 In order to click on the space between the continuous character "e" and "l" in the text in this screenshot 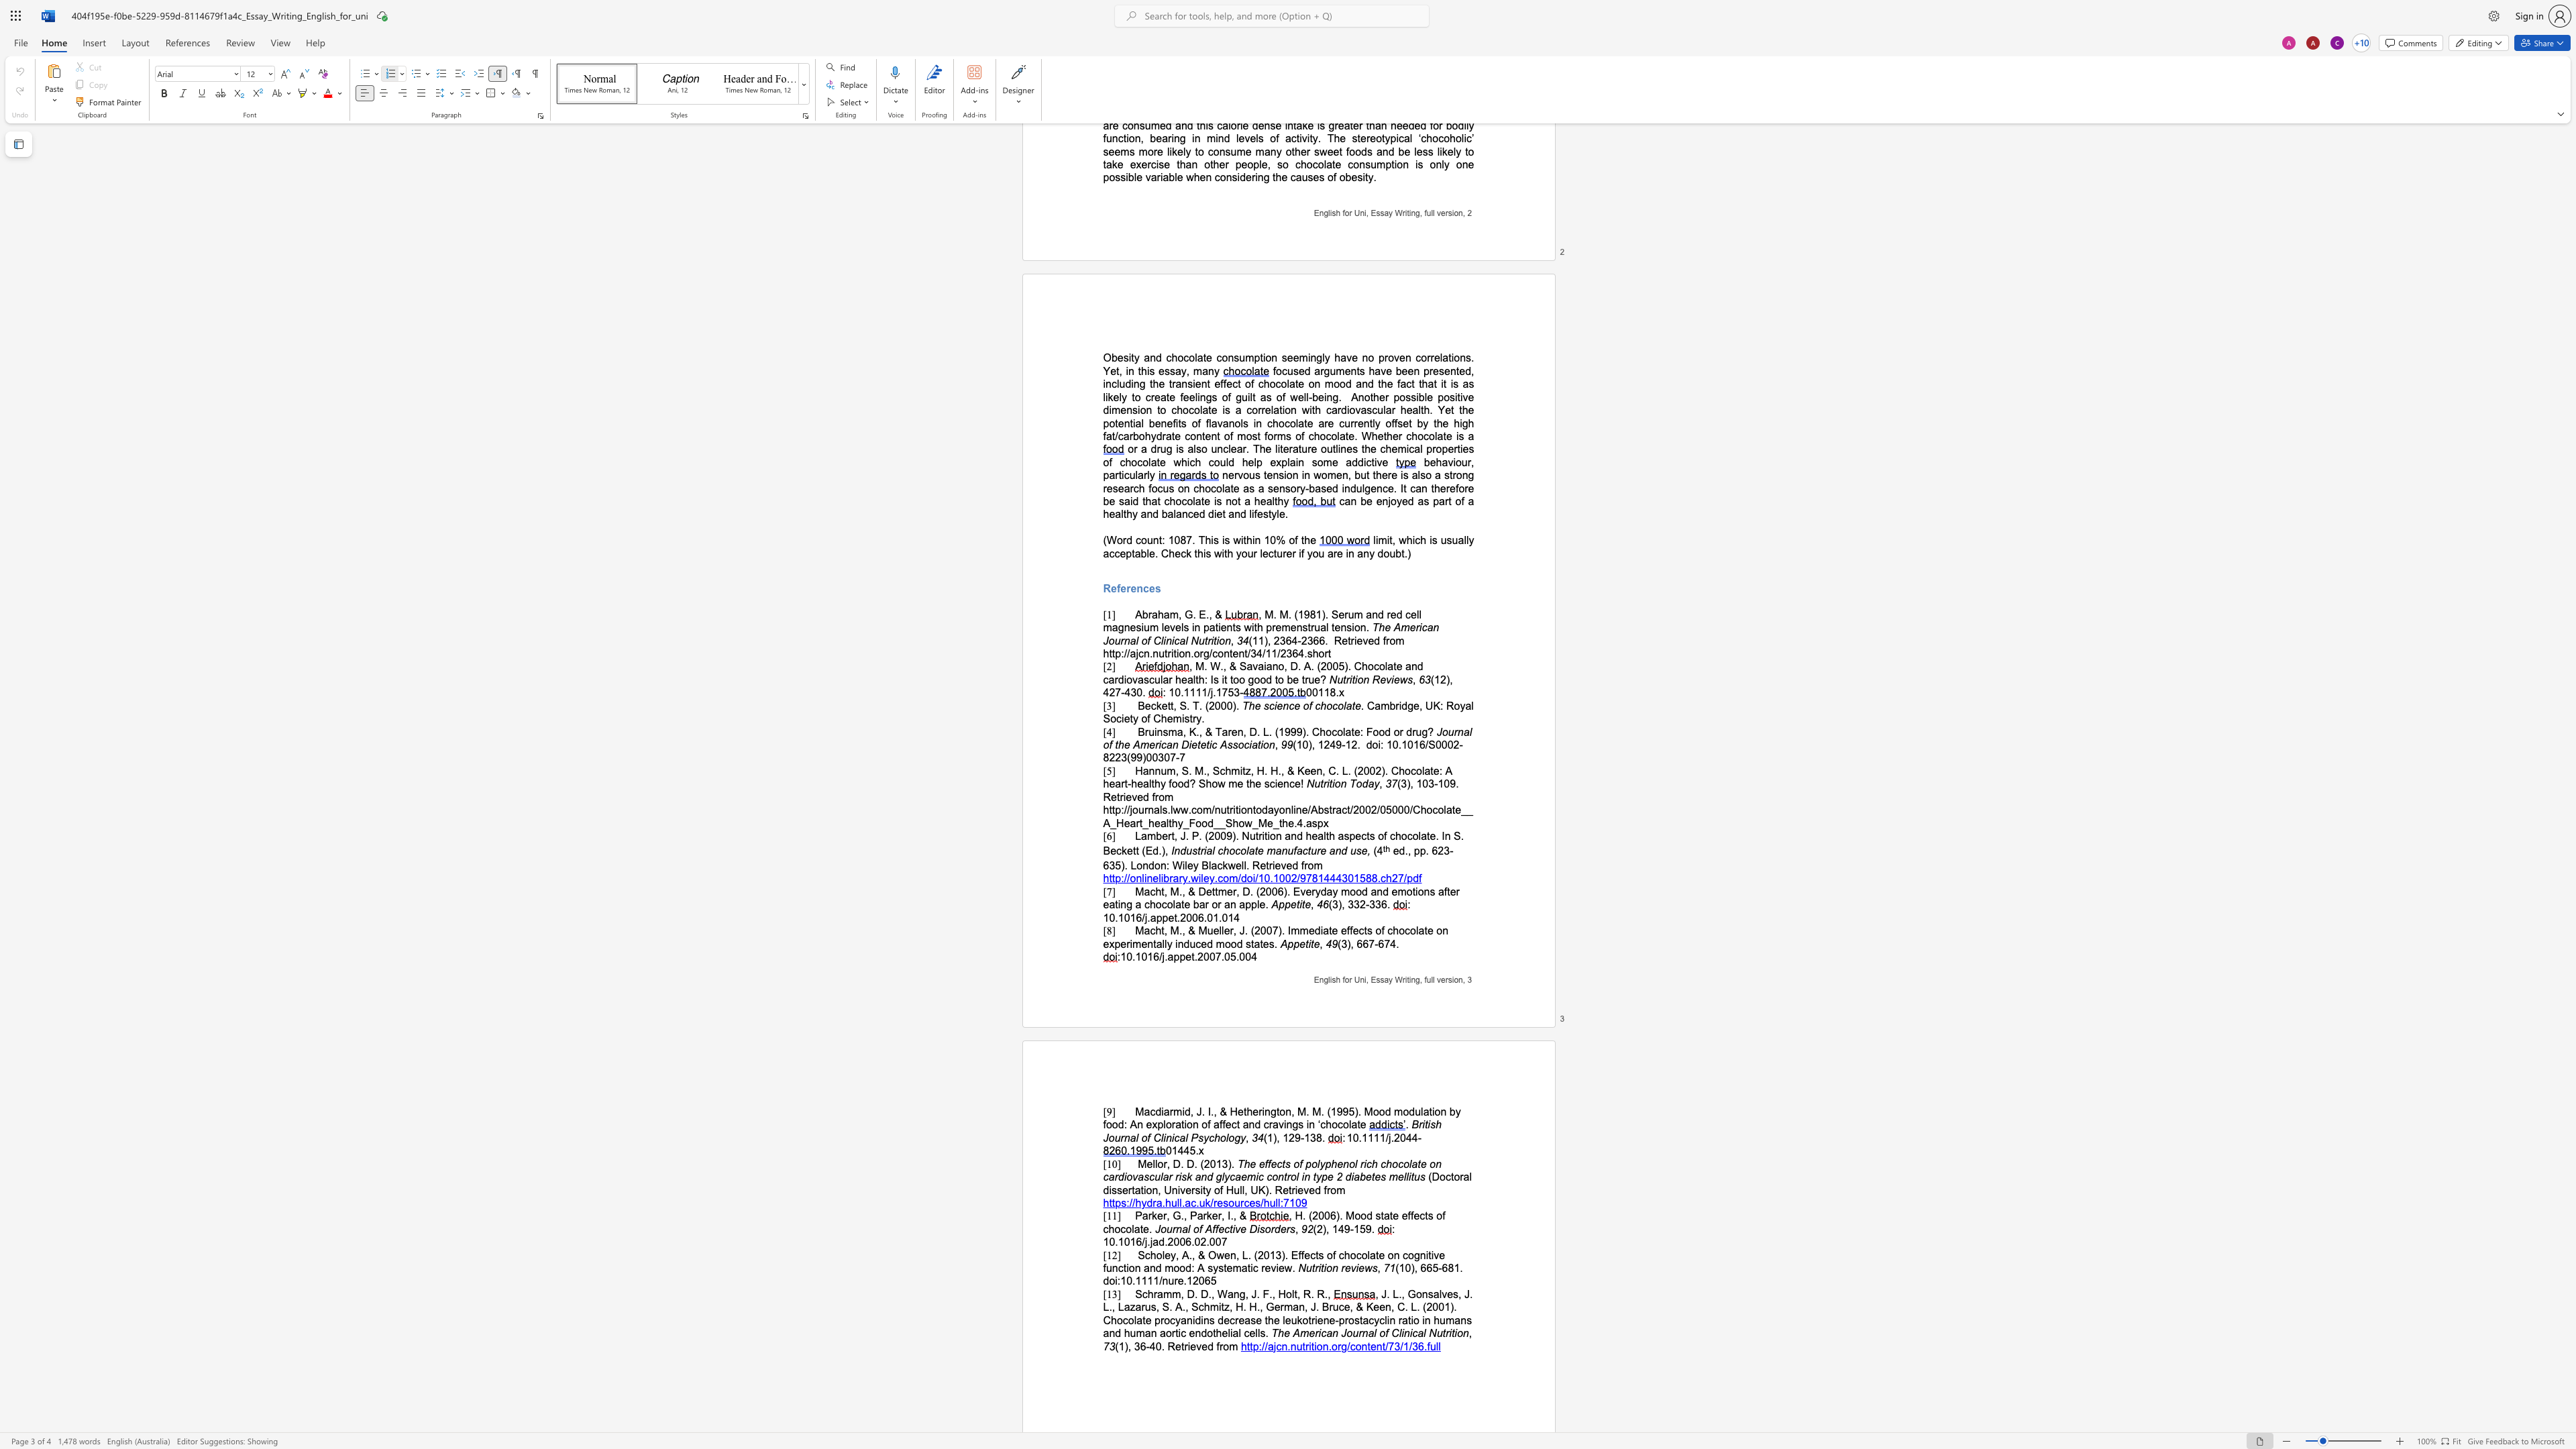, I will do `click(1150, 1163)`.